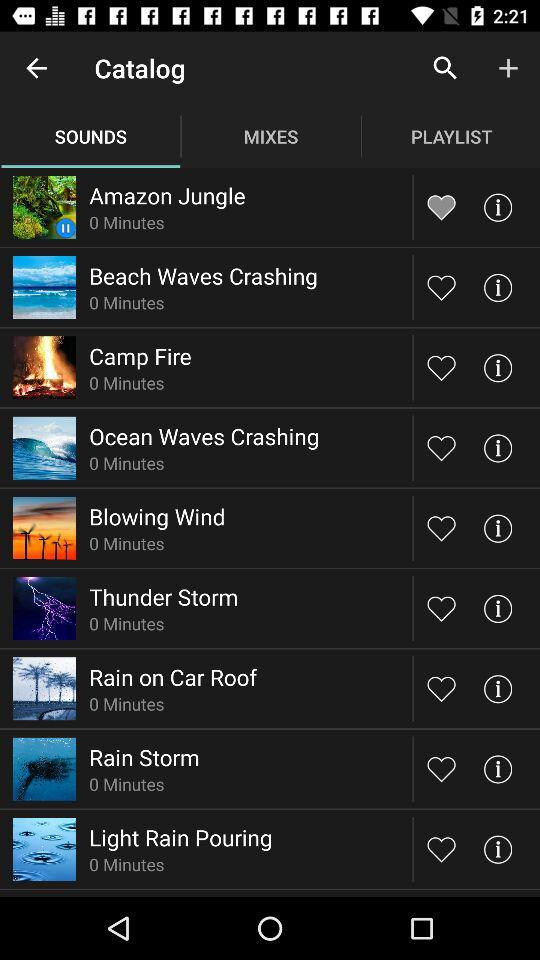  What do you see at coordinates (496, 688) in the screenshot?
I see `more information on this sound` at bounding box center [496, 688].